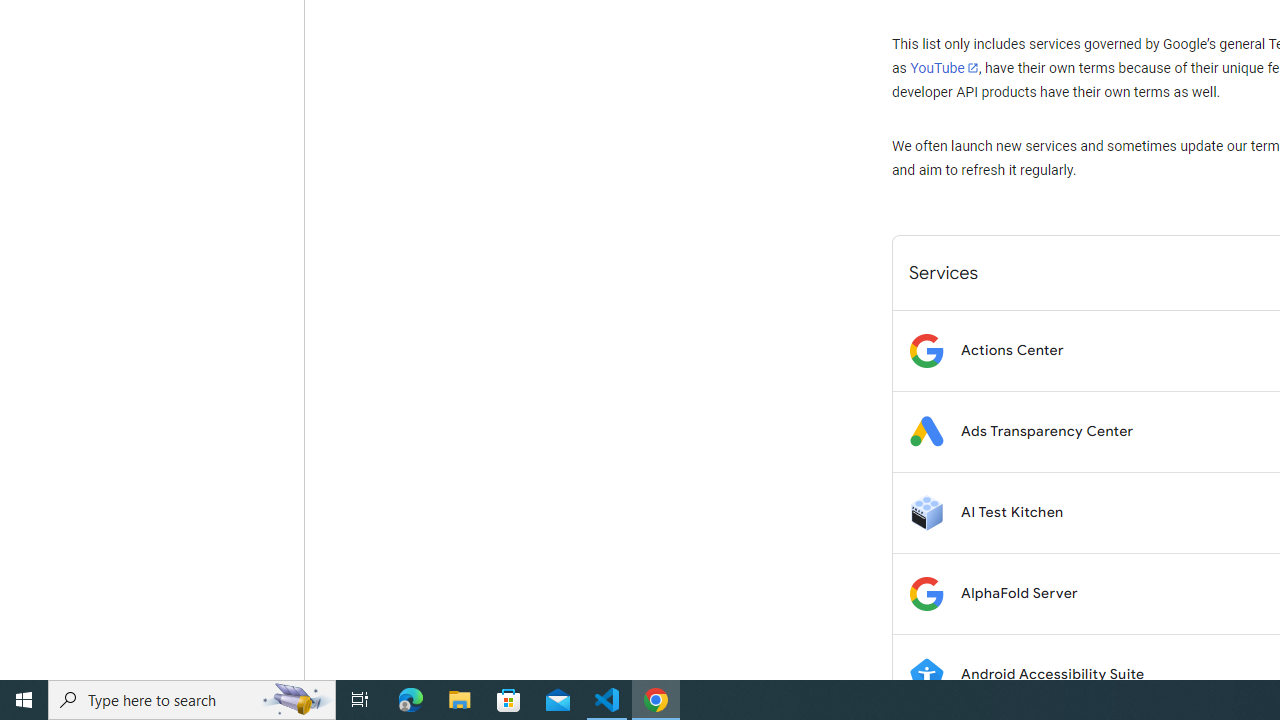  Describe the element at coordinates (925, 674) in the screenshot. I see `'Logo for Android Accessibility Suite'` at that location.